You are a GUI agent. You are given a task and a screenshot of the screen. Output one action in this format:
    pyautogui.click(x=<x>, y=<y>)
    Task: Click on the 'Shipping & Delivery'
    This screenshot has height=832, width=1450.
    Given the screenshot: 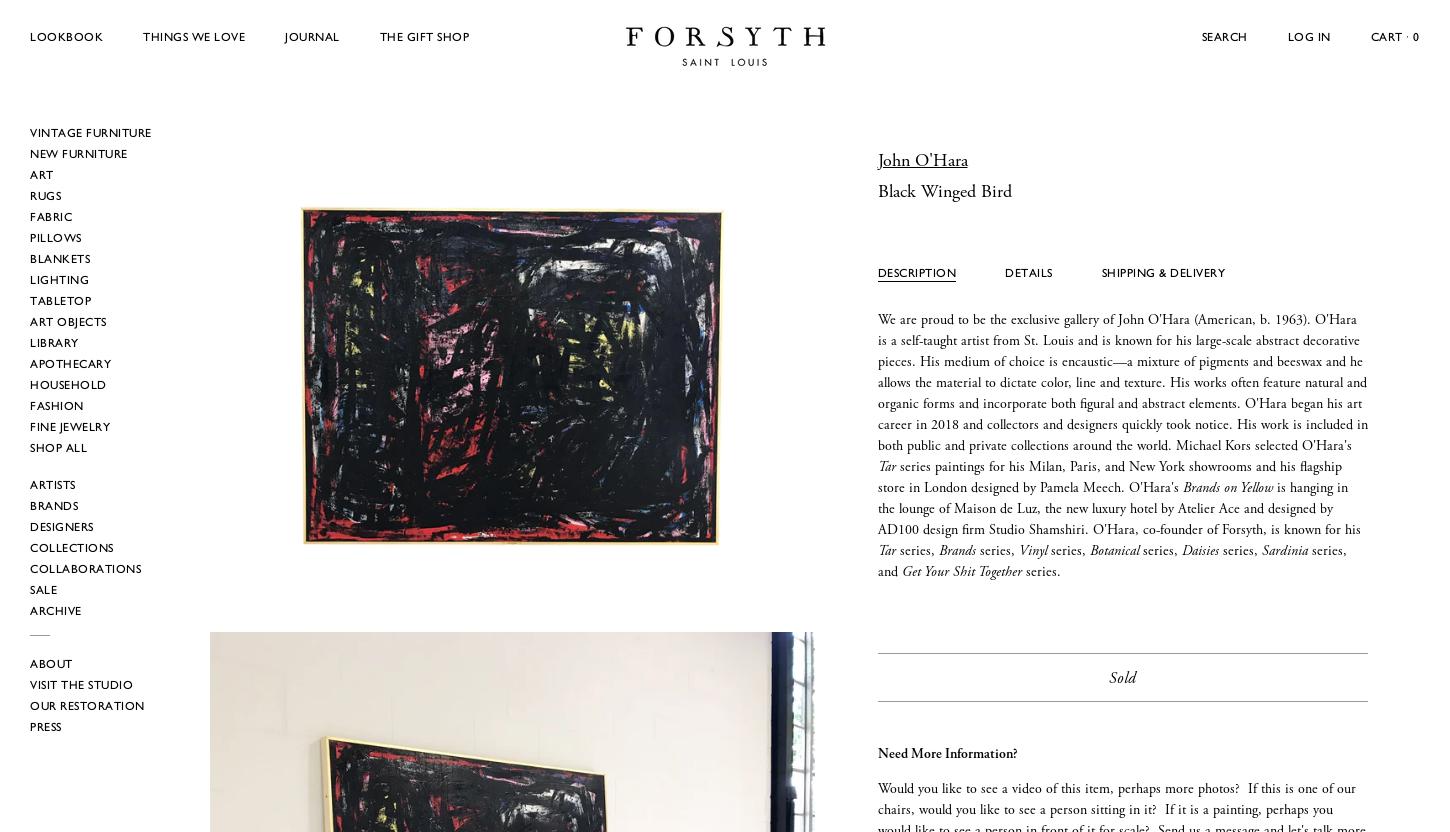 What is the action you would take?
    pyautogui.click(x=1162, y=270)
    